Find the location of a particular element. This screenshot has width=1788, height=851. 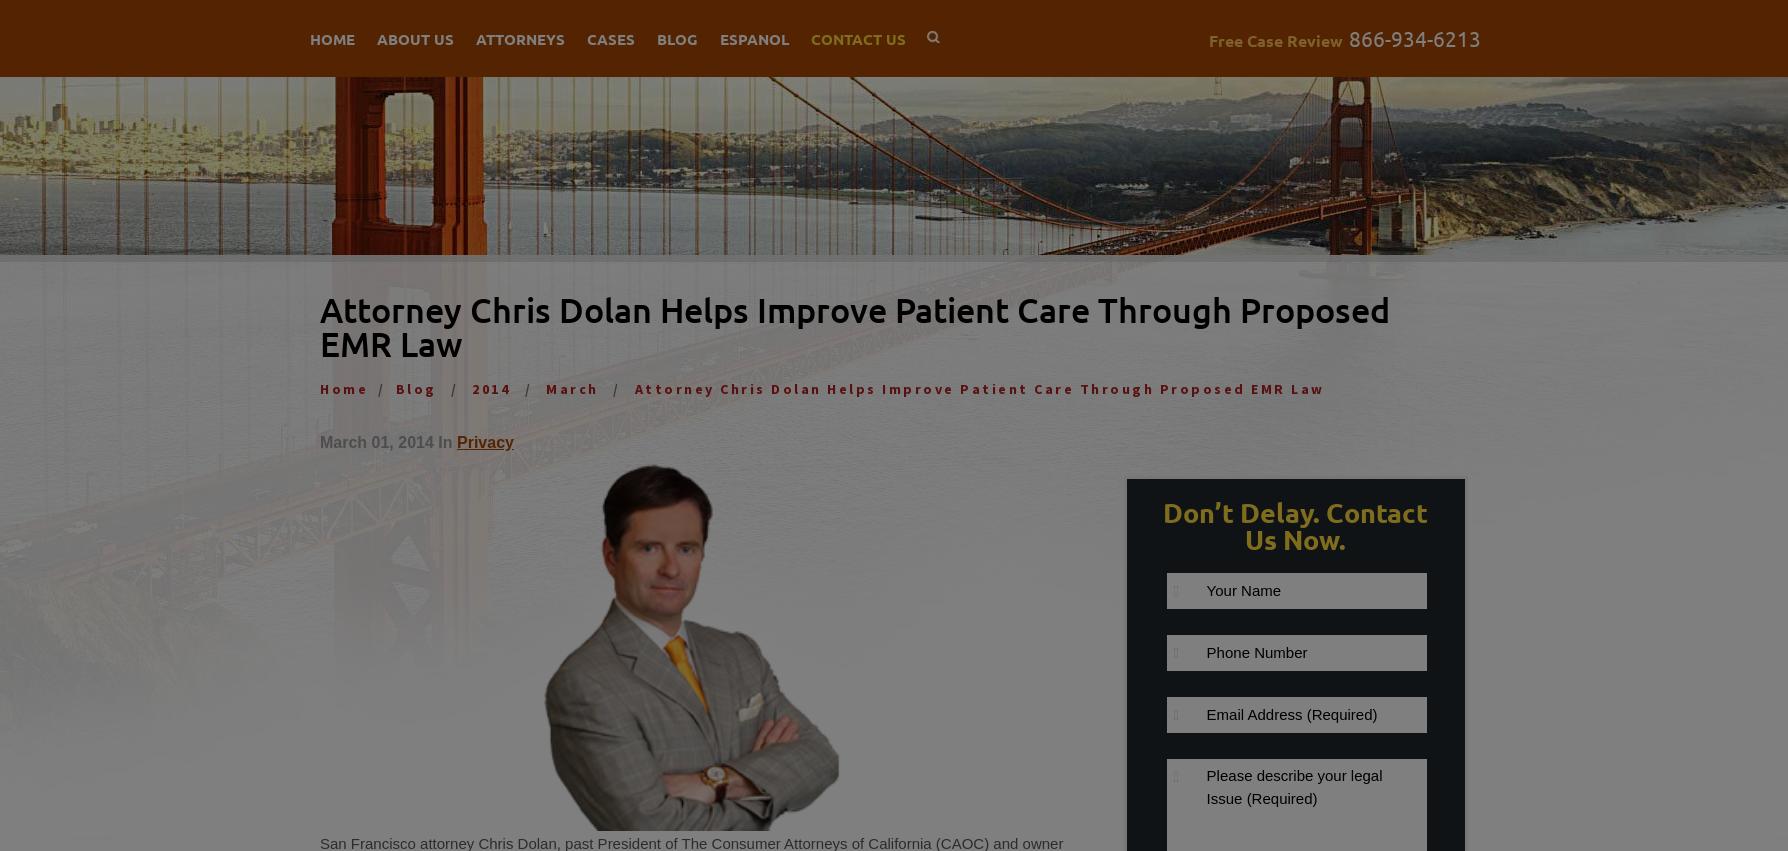

'Staff' is located at coordinates (385, 459).